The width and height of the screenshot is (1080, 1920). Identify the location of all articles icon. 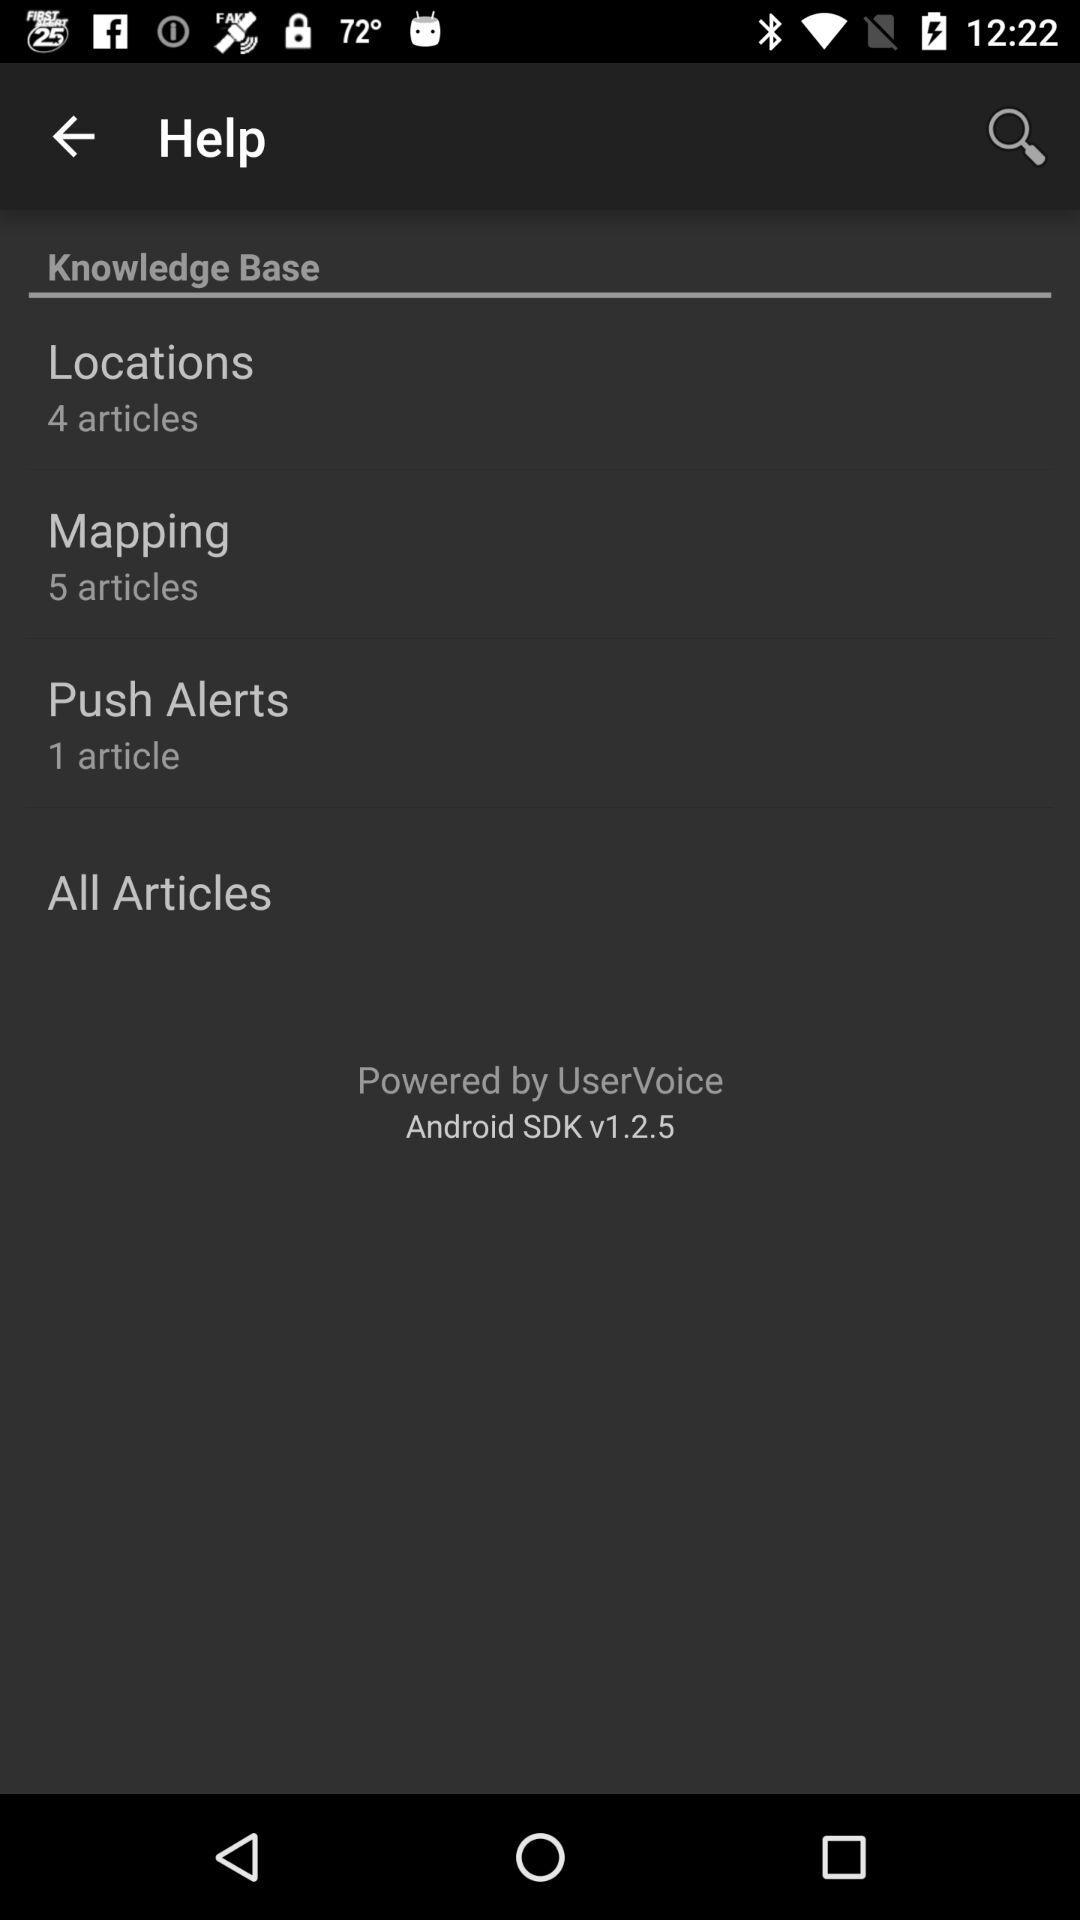
(158, 890).